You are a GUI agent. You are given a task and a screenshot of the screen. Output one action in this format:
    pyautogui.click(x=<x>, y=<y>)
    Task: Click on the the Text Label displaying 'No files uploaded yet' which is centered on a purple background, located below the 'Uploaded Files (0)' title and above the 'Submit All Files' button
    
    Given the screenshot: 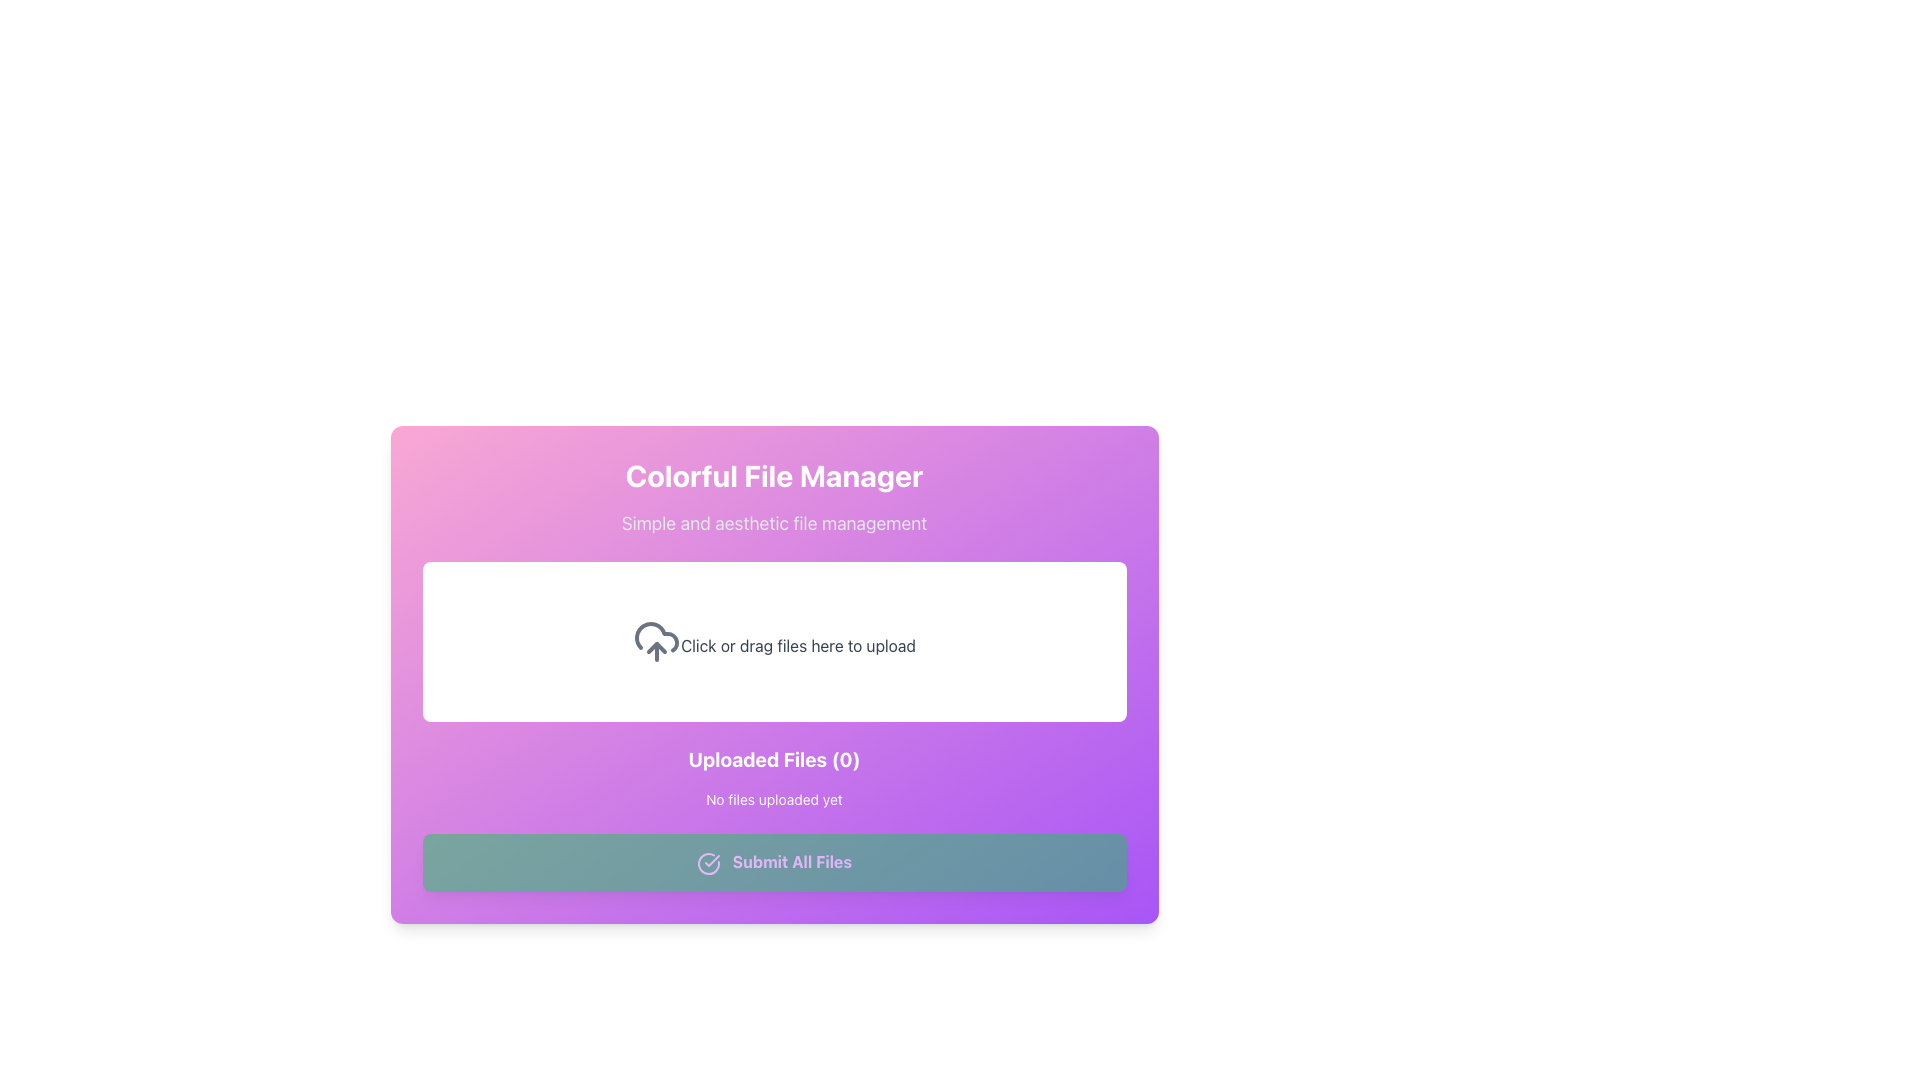 What is the action you would take?
    pyautogui.click(x=773, y=798)
    